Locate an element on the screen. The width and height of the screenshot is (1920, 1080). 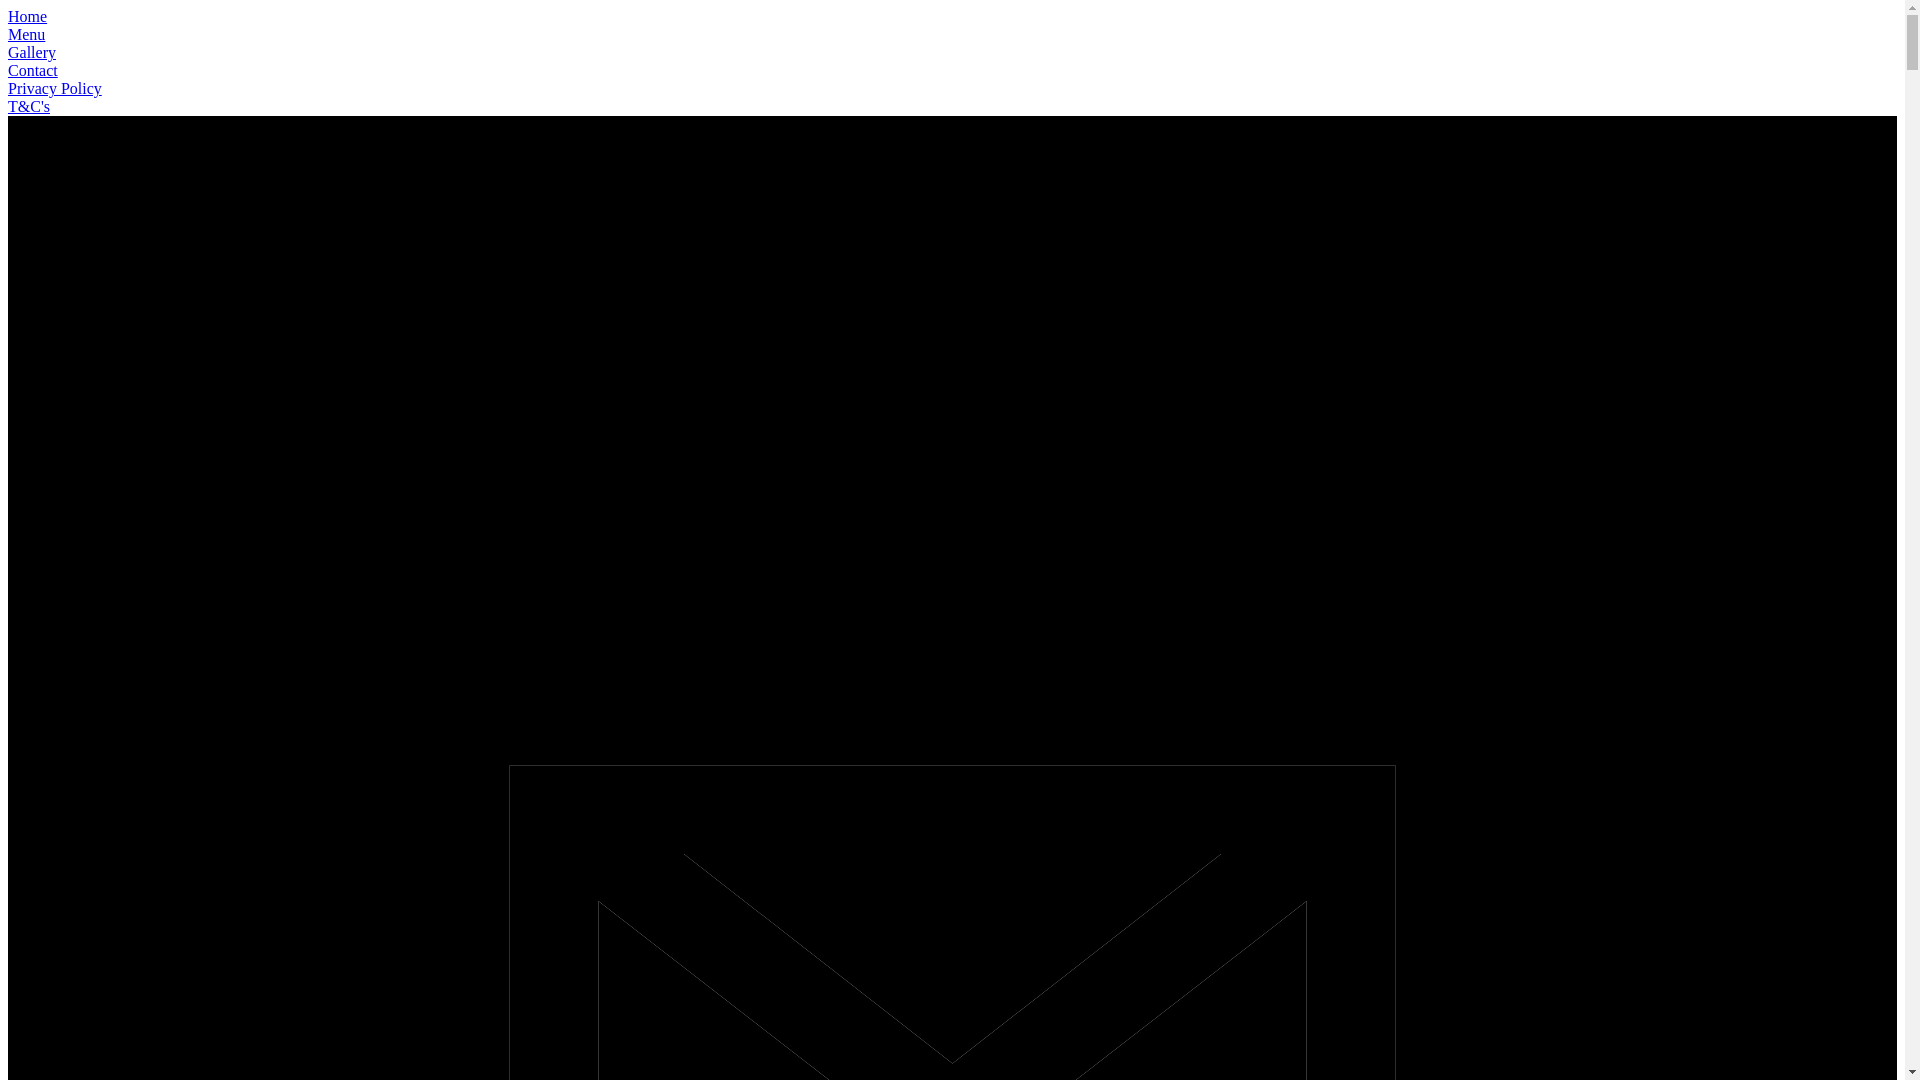
'Privacy Policy' is located at coordinates (8, 87).